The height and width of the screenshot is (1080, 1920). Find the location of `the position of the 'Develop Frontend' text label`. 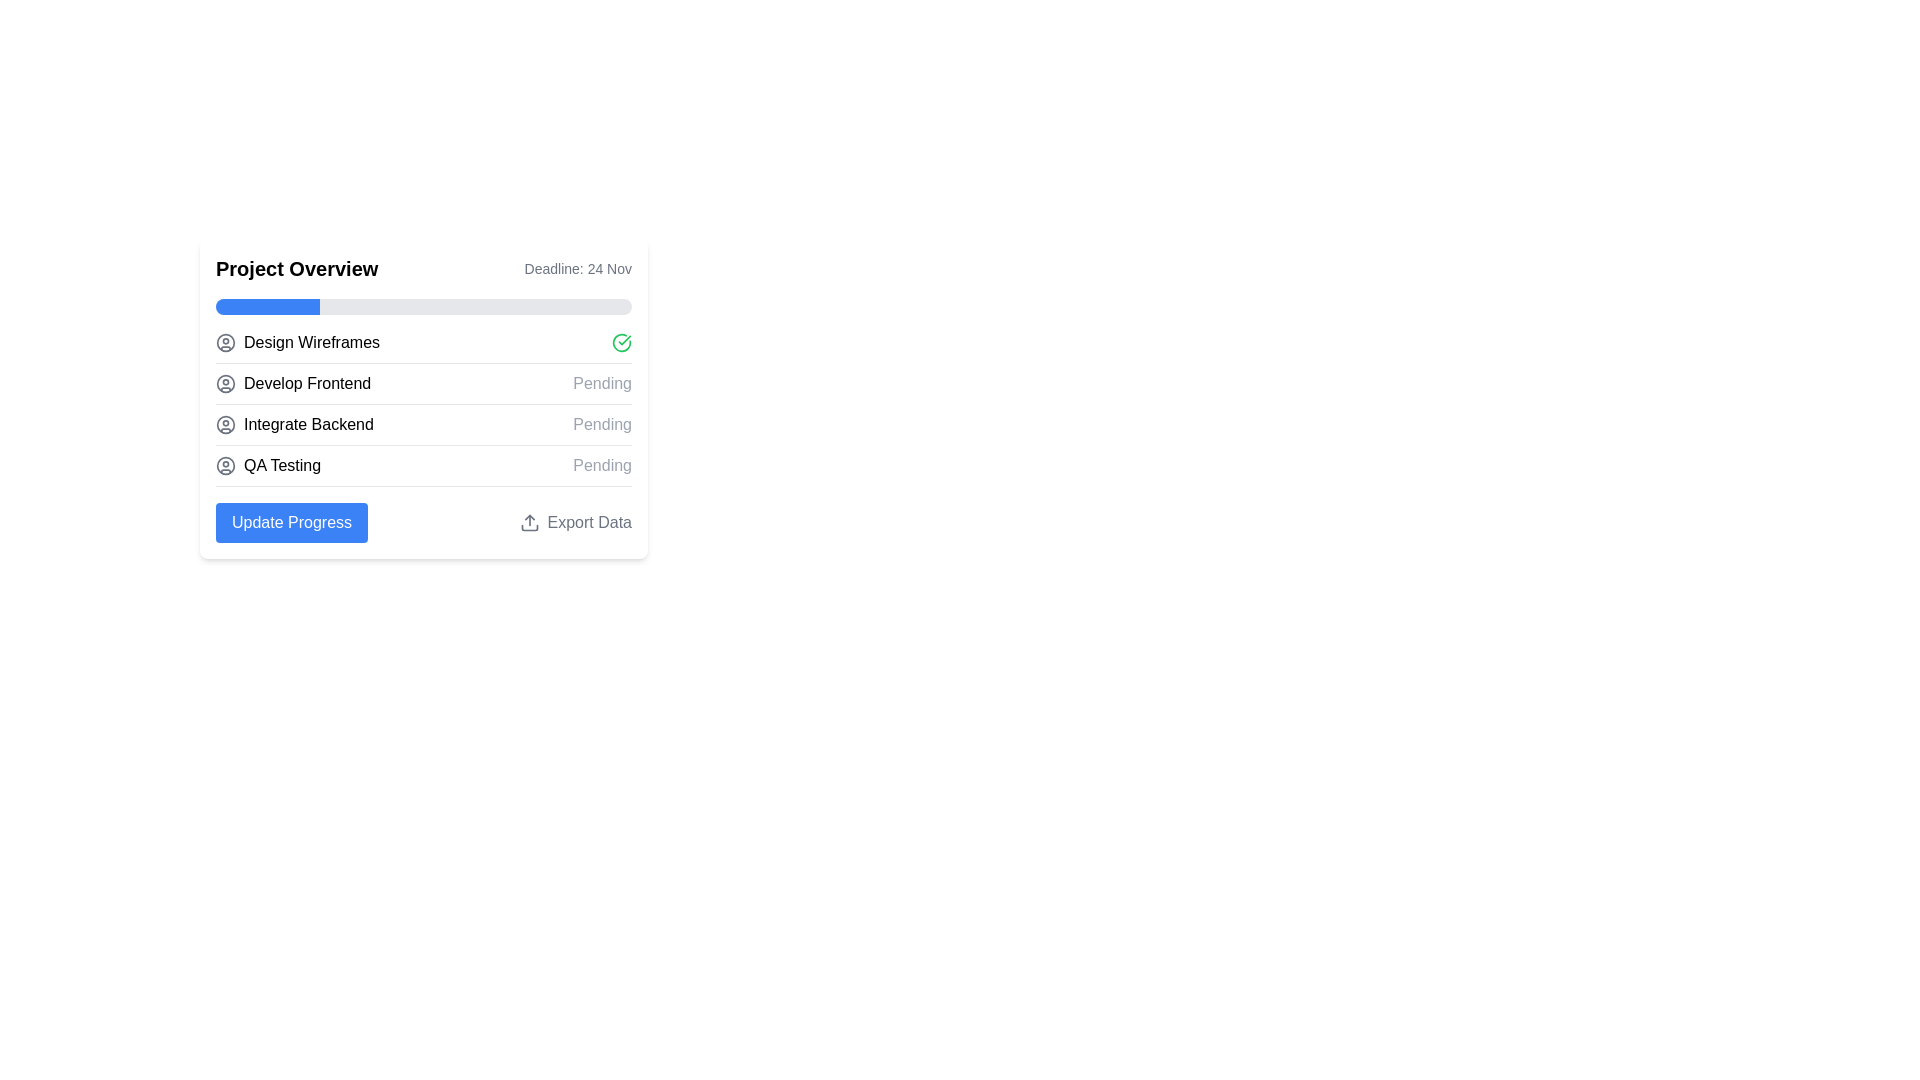

the position of the 'Develop Frontend' text label is located at coordinates (292, 384).